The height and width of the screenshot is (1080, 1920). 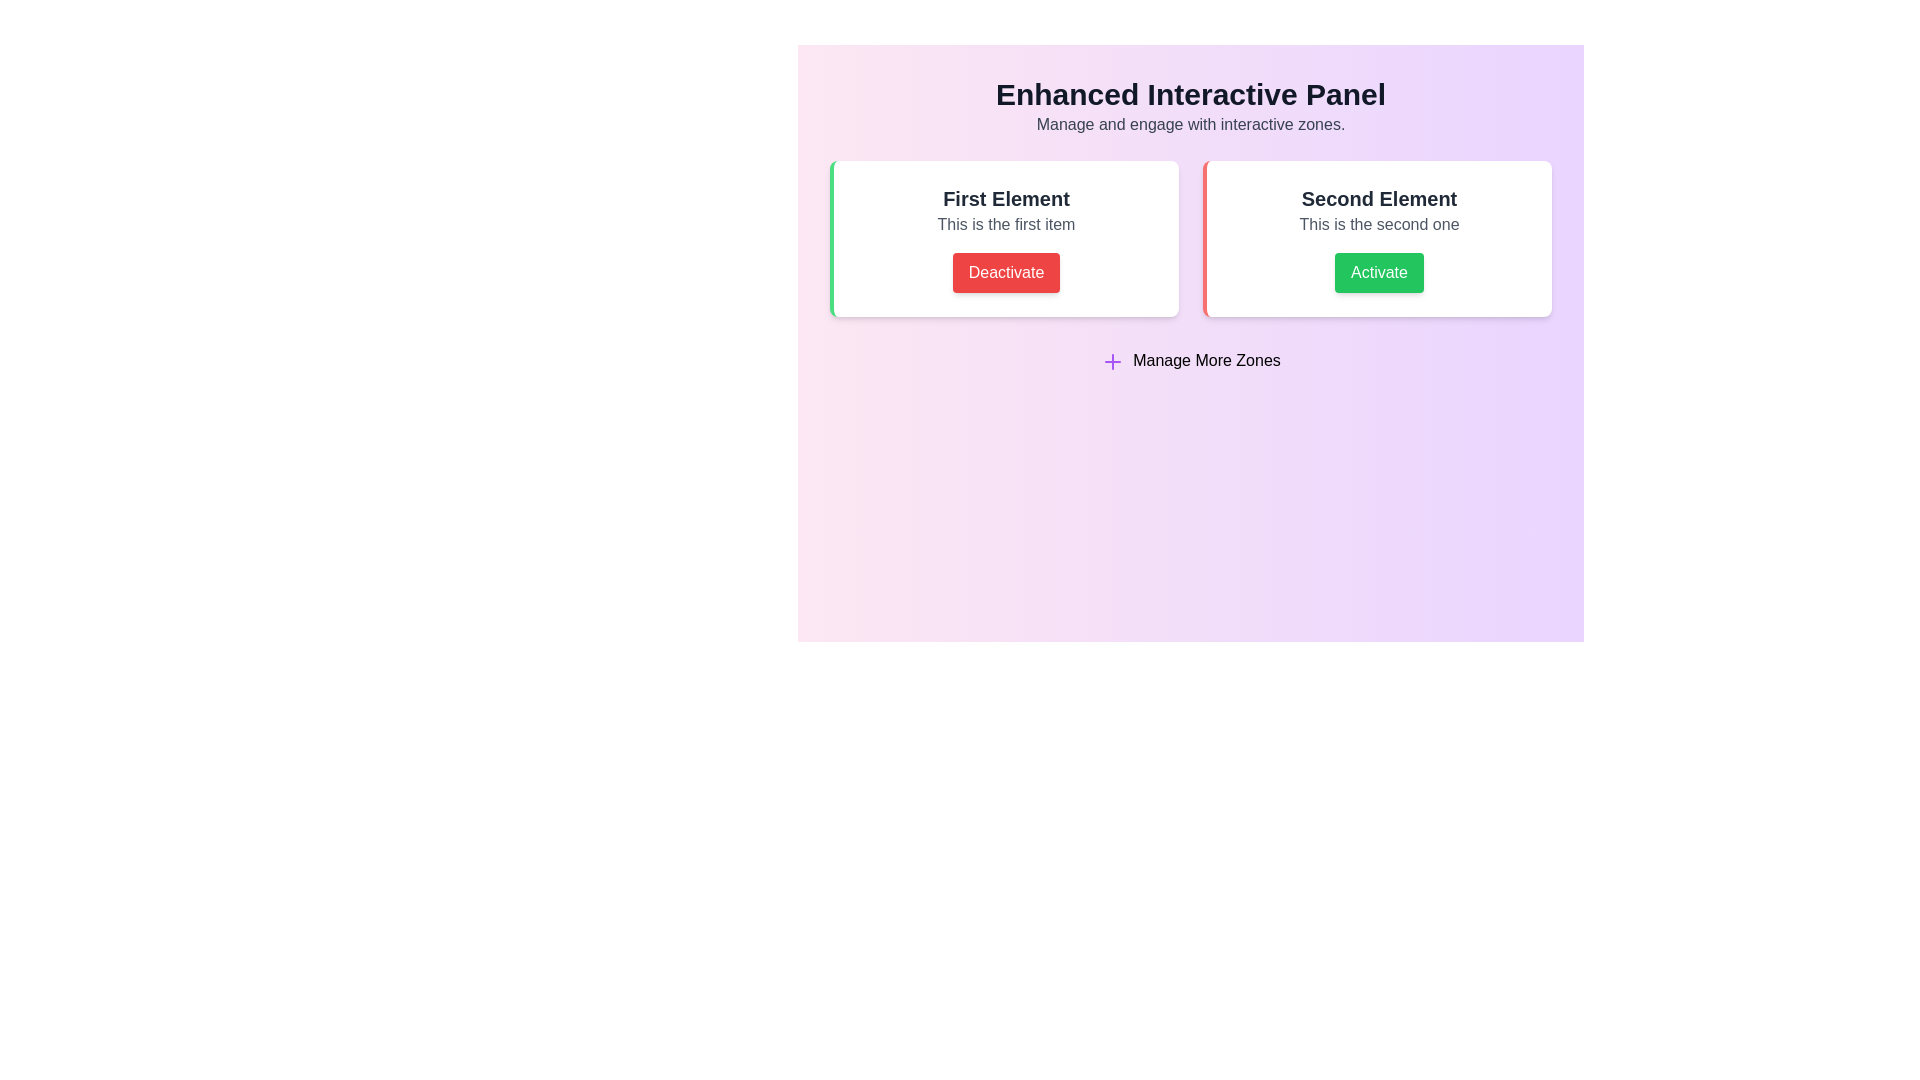 I want to click on the deactivation button located below the description 'This is the first item' within the 'First Element' panel, so click(x=1006, y=273).